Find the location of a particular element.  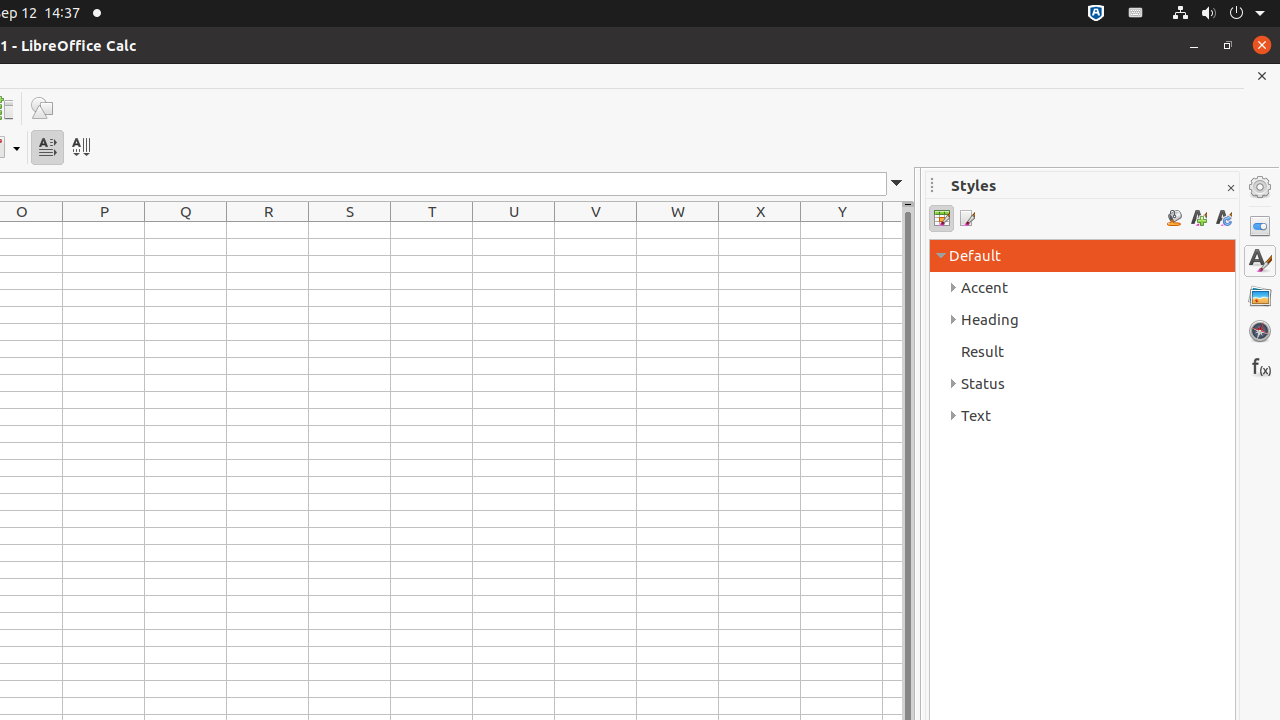

'P1' is located at coordinates (103, 229).